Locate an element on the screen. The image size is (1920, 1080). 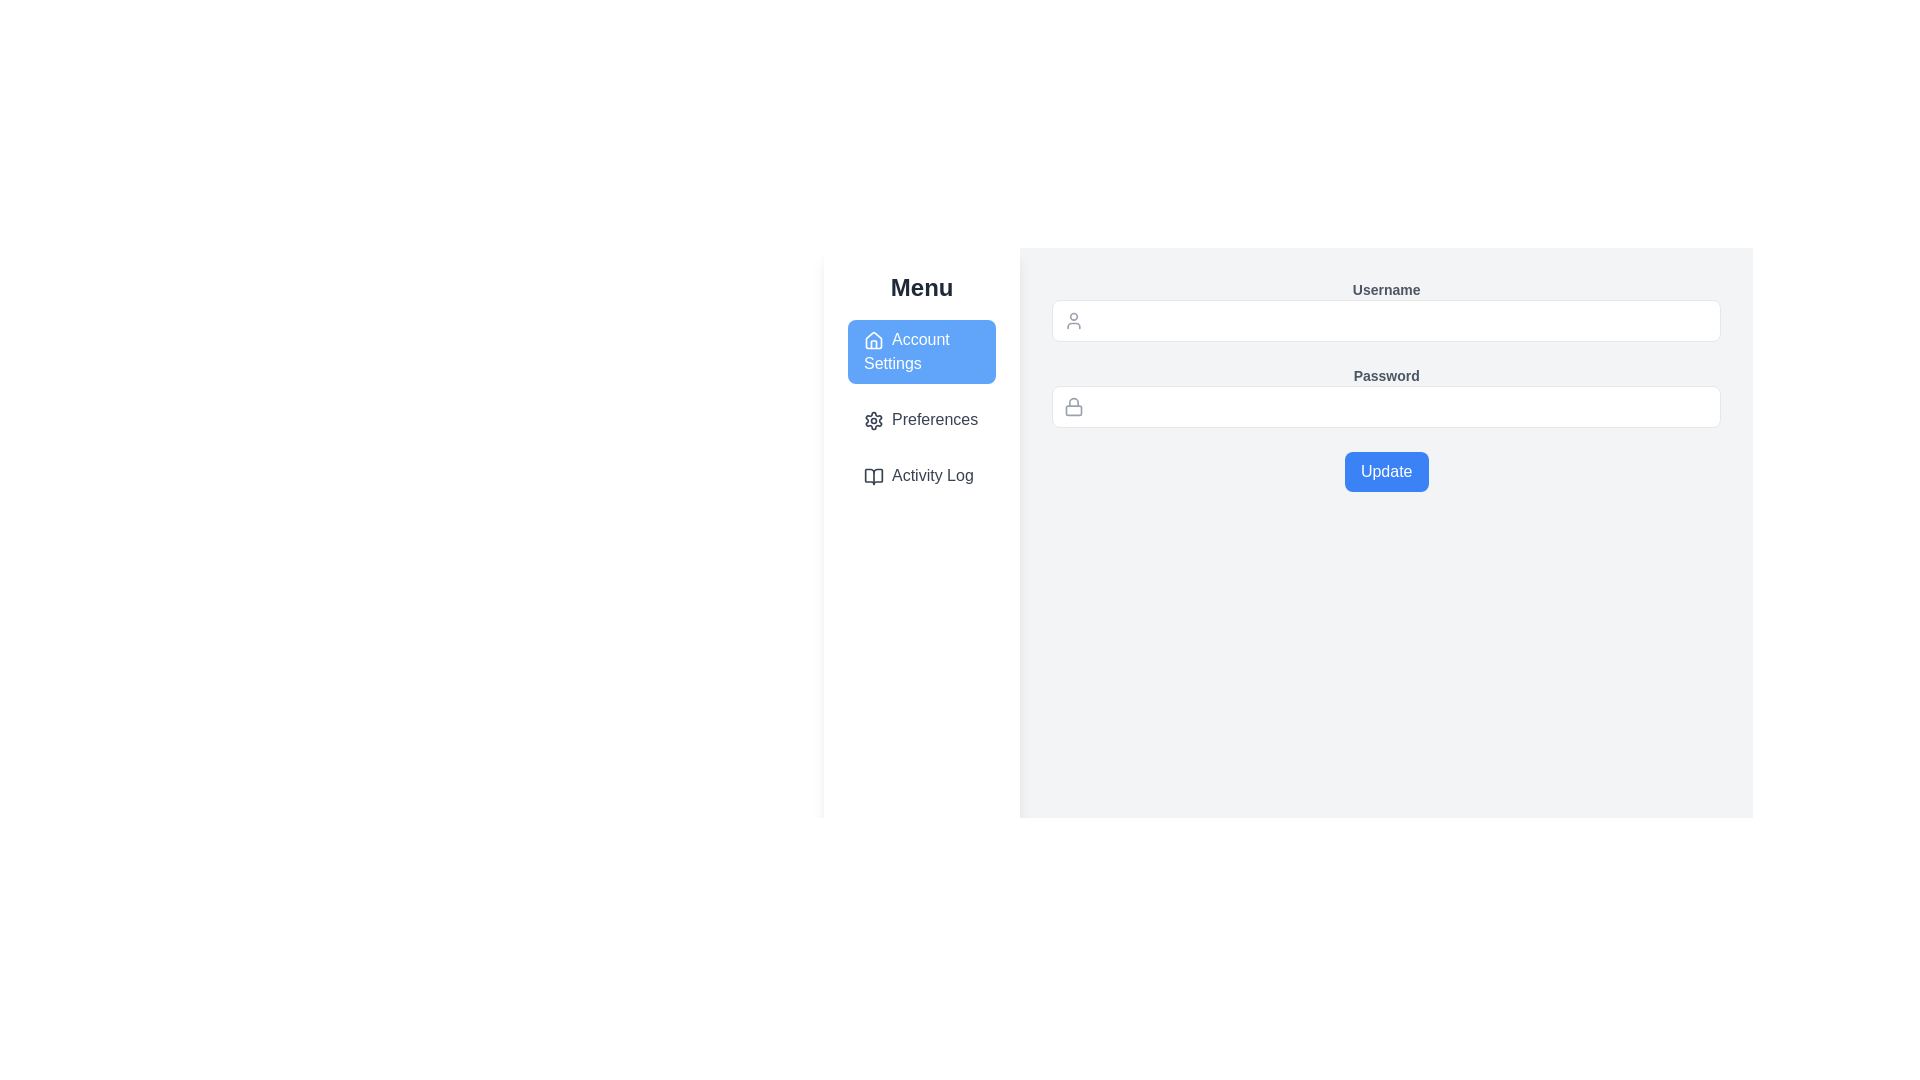
the 'Username' label text, which is styled in a small, bold, gray font and positioned above the input field is located at coordinates (1385, 289).